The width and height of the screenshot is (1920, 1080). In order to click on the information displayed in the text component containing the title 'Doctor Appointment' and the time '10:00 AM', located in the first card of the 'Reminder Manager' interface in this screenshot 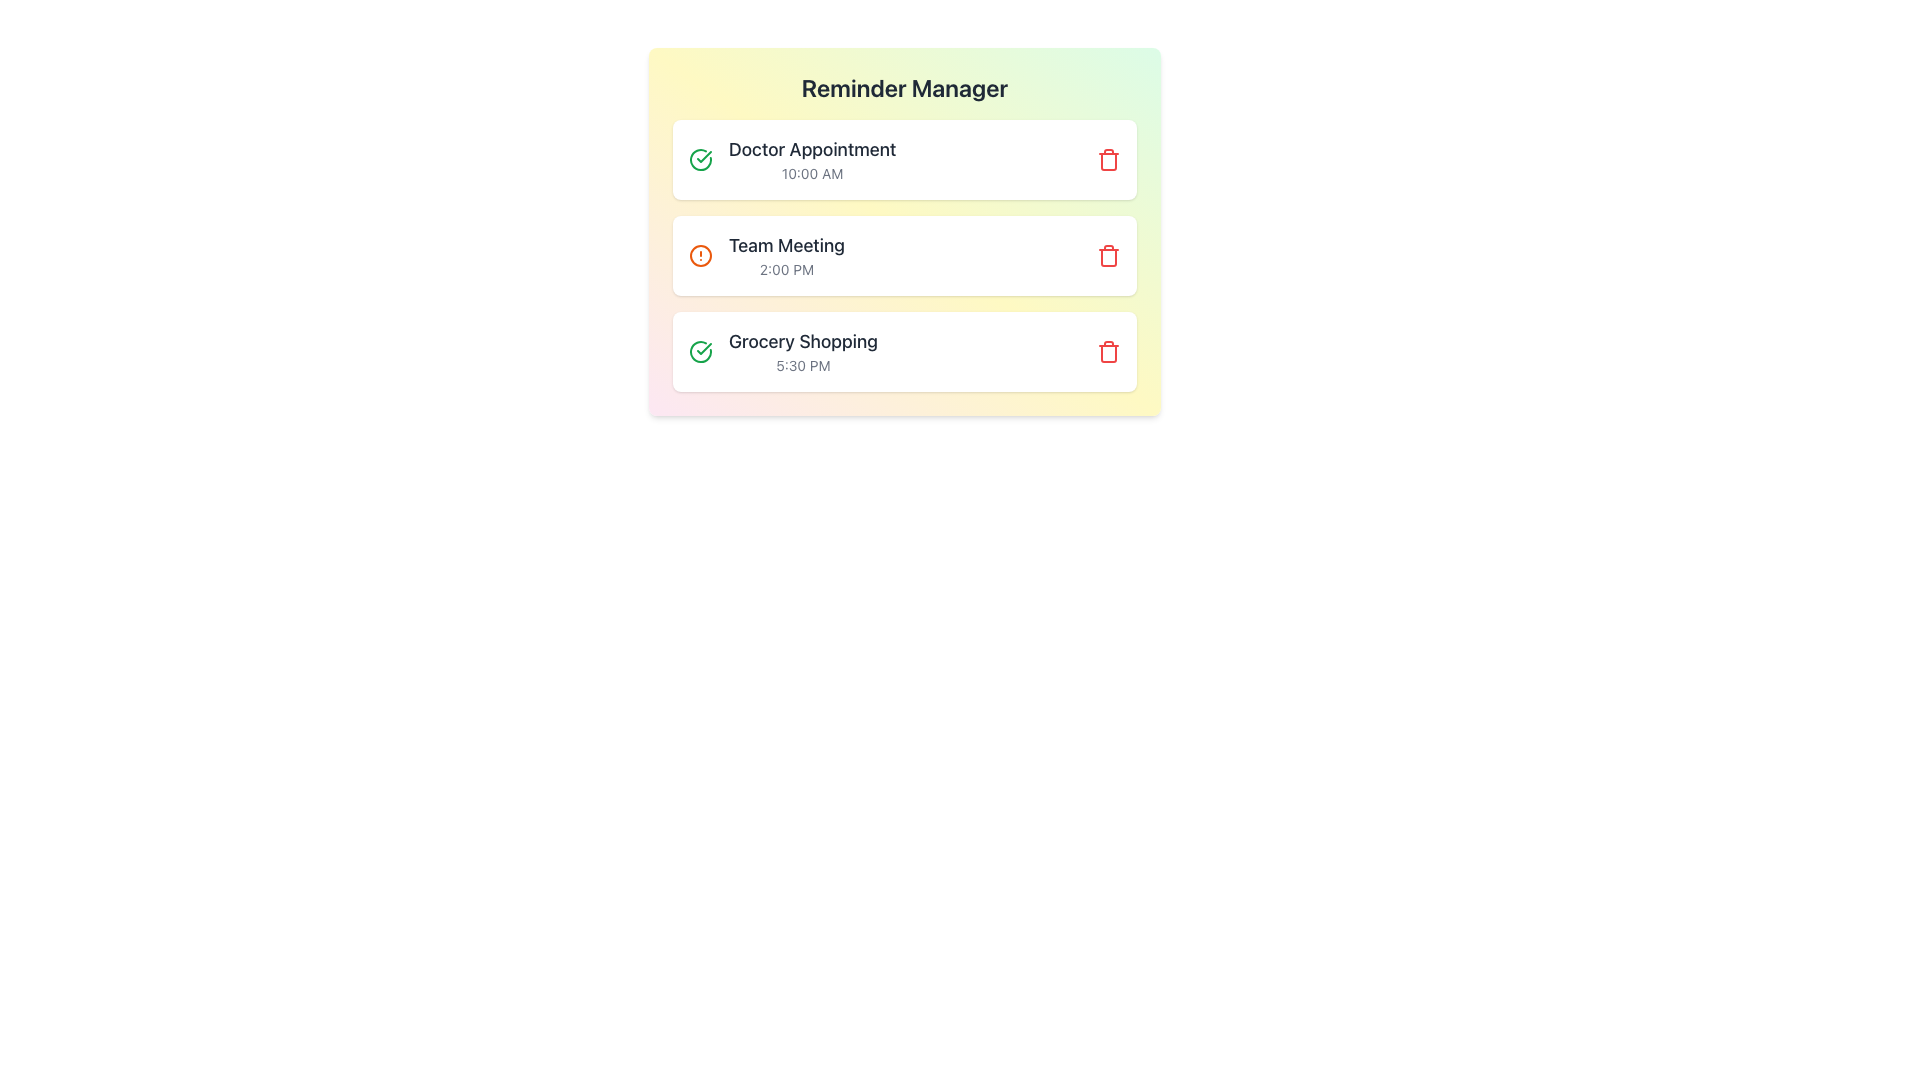, I will do `click(812, 158)`.